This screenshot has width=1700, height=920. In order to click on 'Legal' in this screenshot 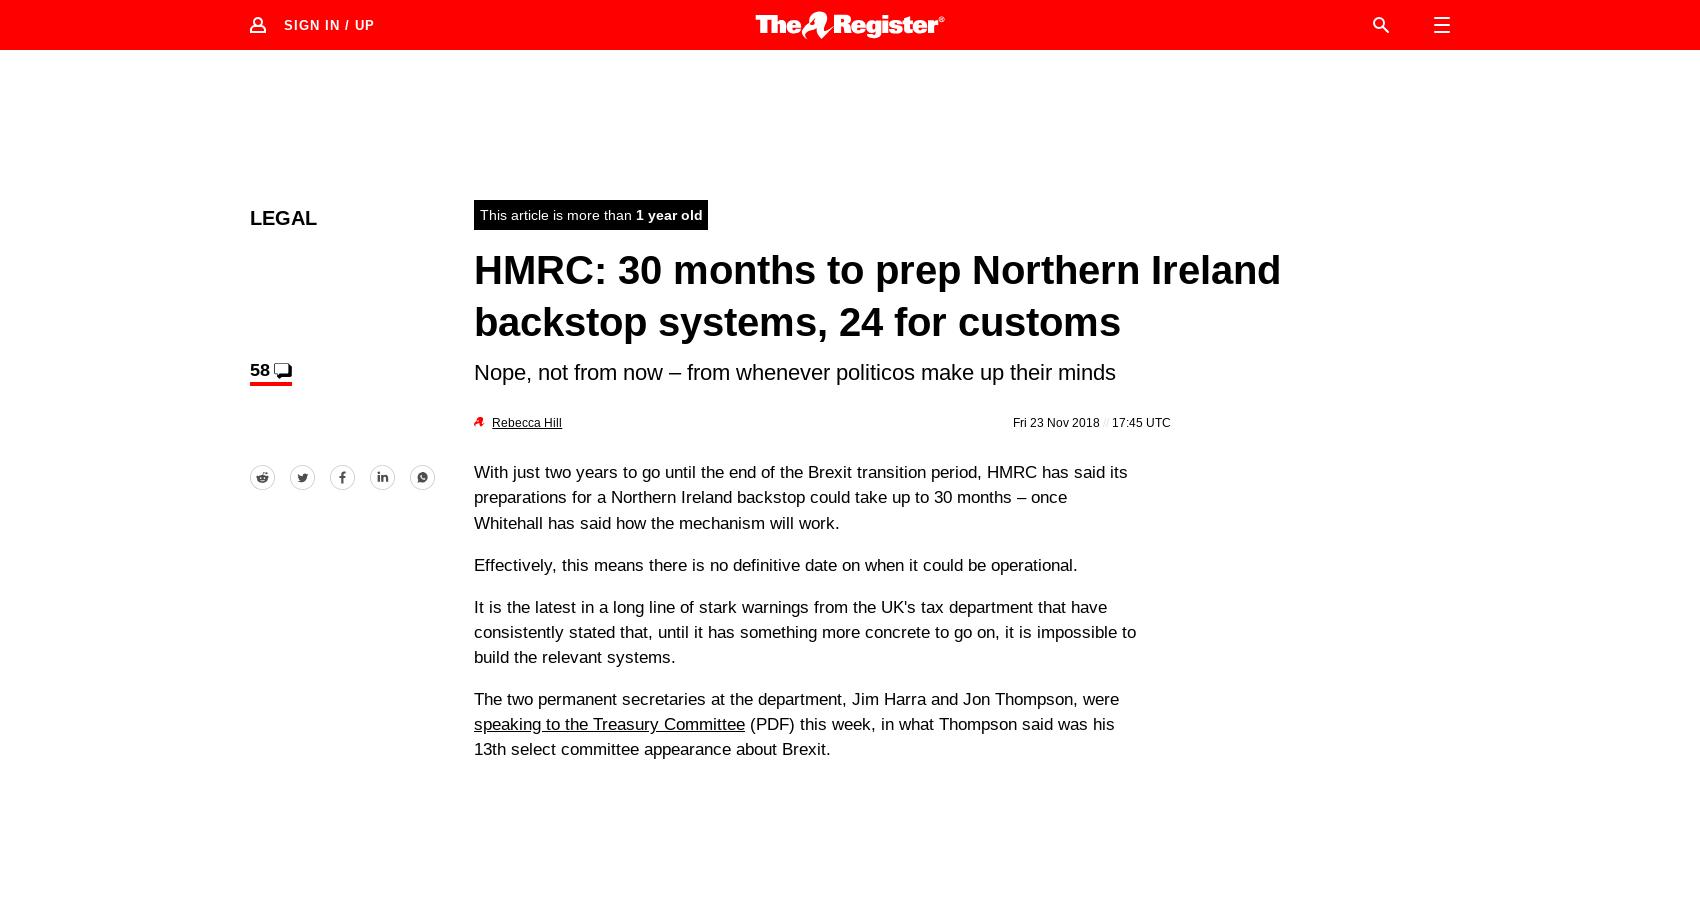, I will do `click(283, 216)`.